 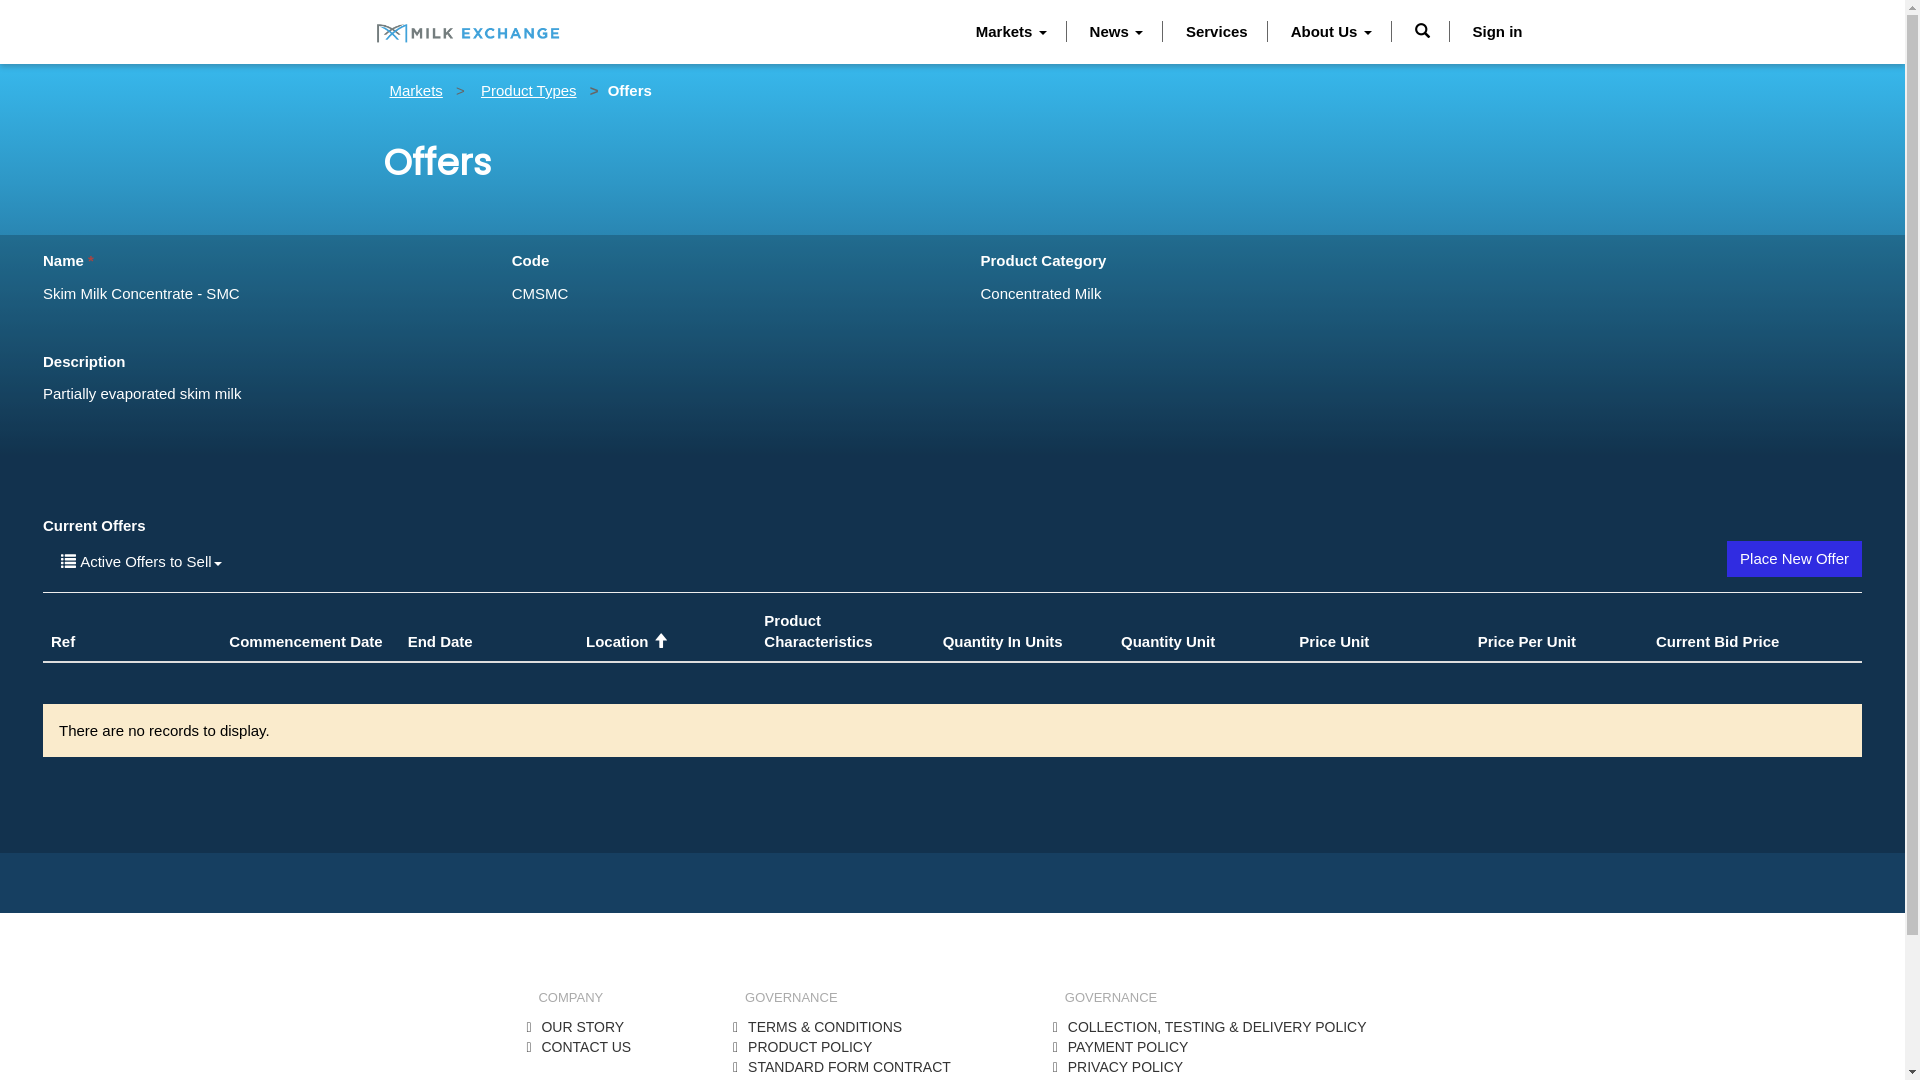 I want to click on 'Markets', so click(x=415, y=90).